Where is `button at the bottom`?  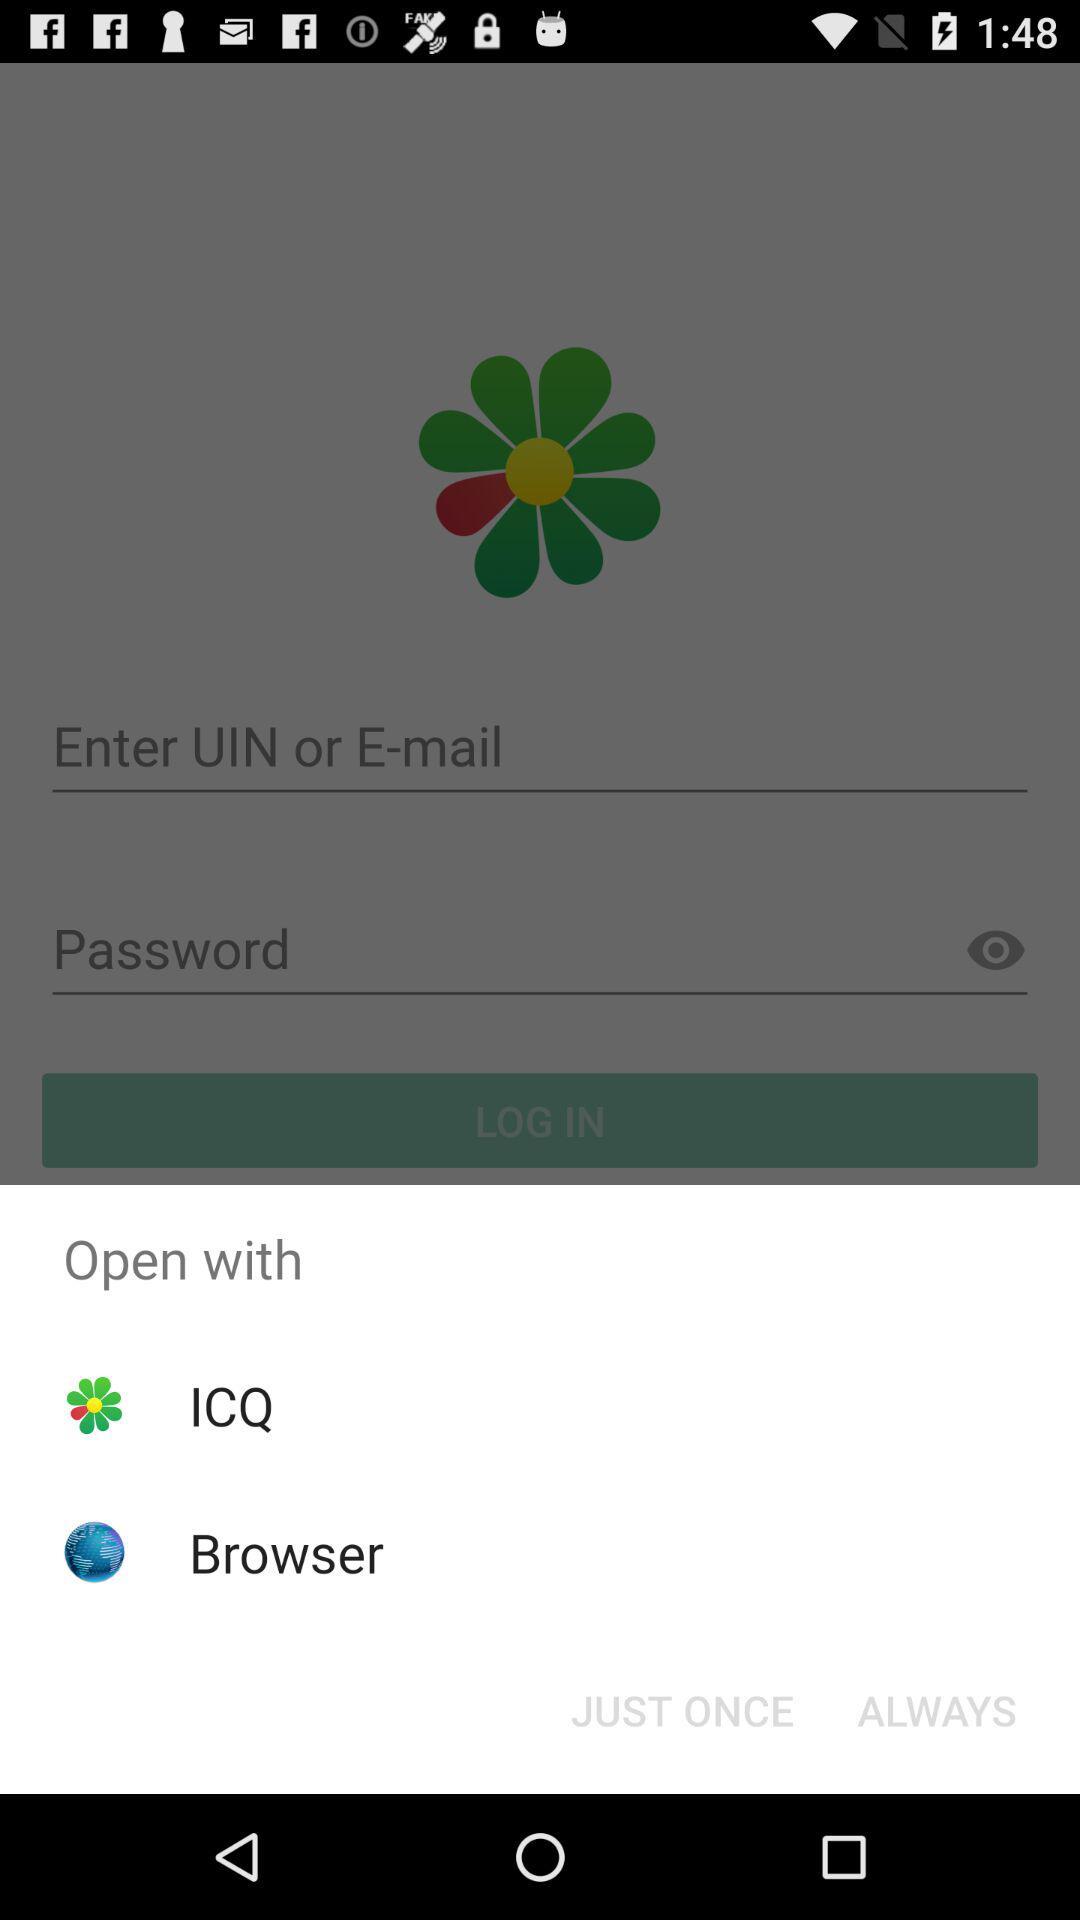
button at the bottom is located at coordinates (681, 1708).